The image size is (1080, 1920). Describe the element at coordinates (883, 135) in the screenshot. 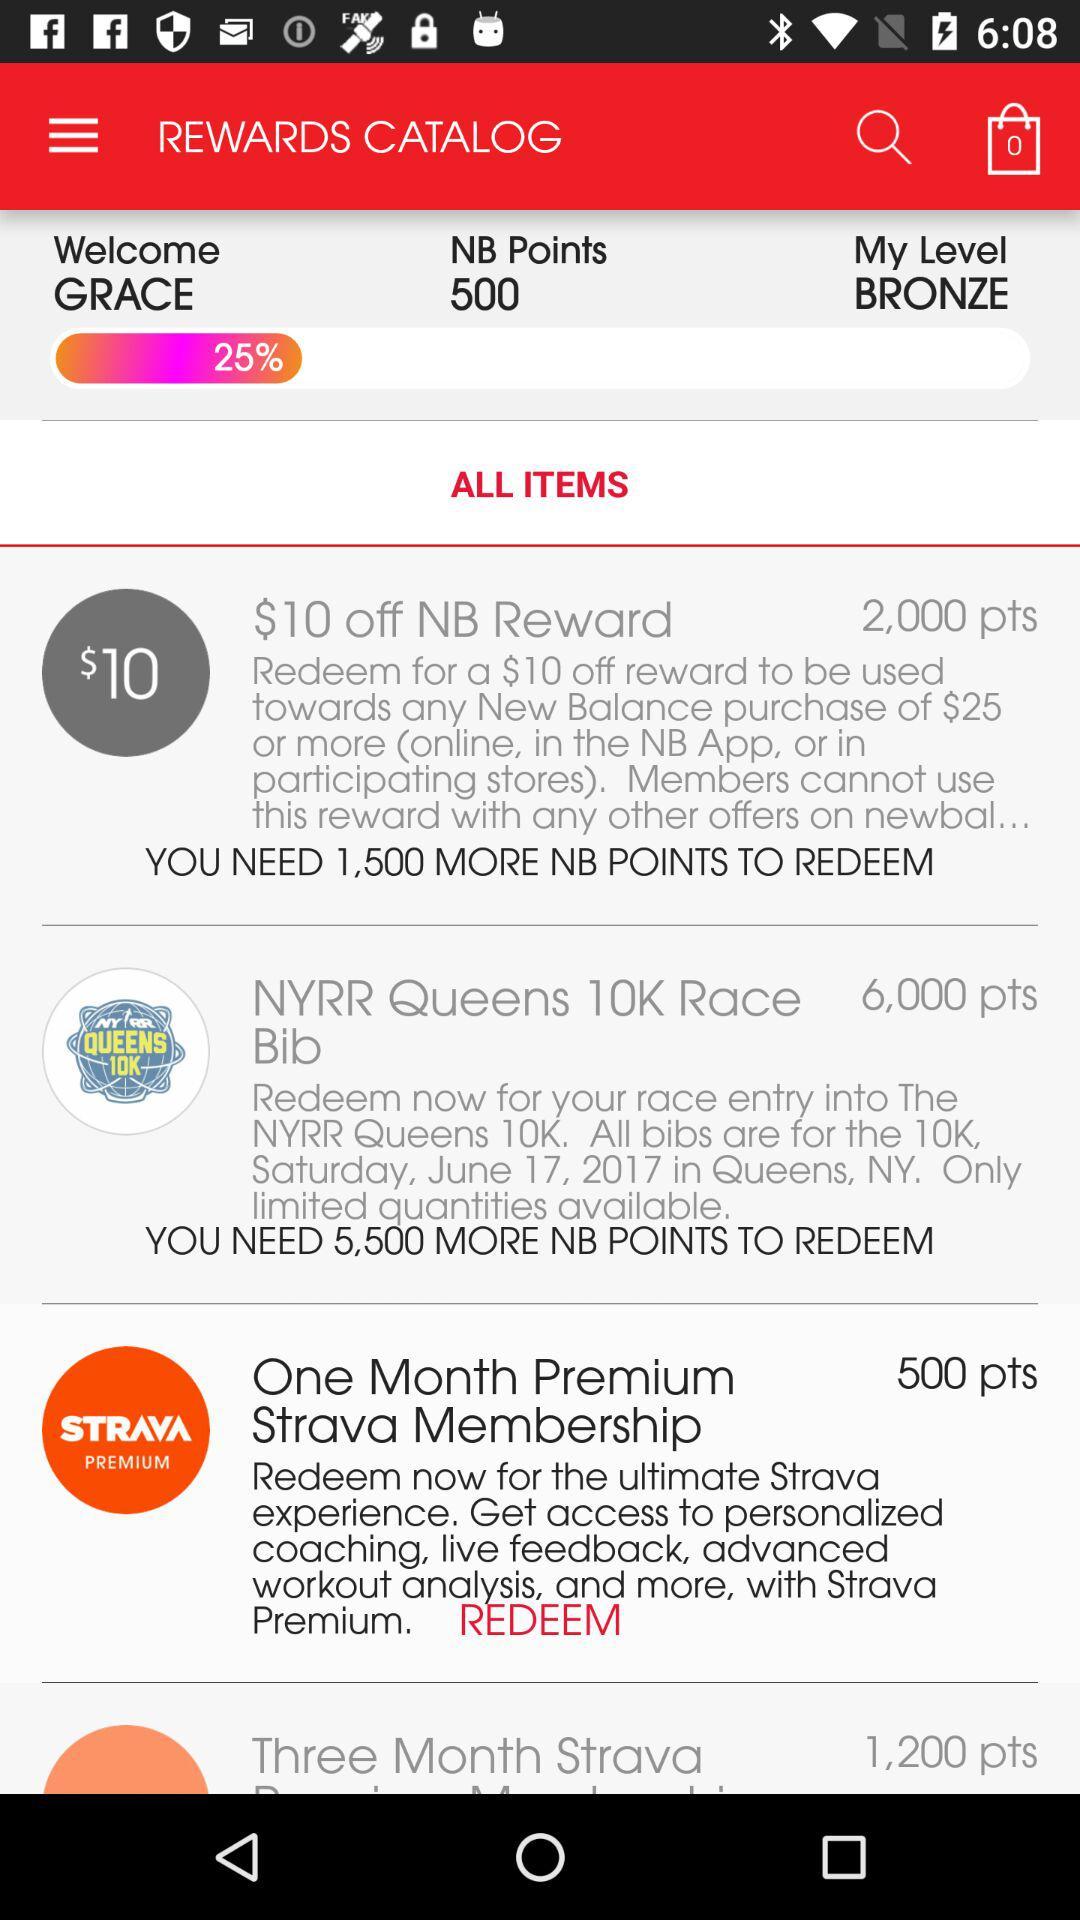

I see `the item next to 0 item` at that location.